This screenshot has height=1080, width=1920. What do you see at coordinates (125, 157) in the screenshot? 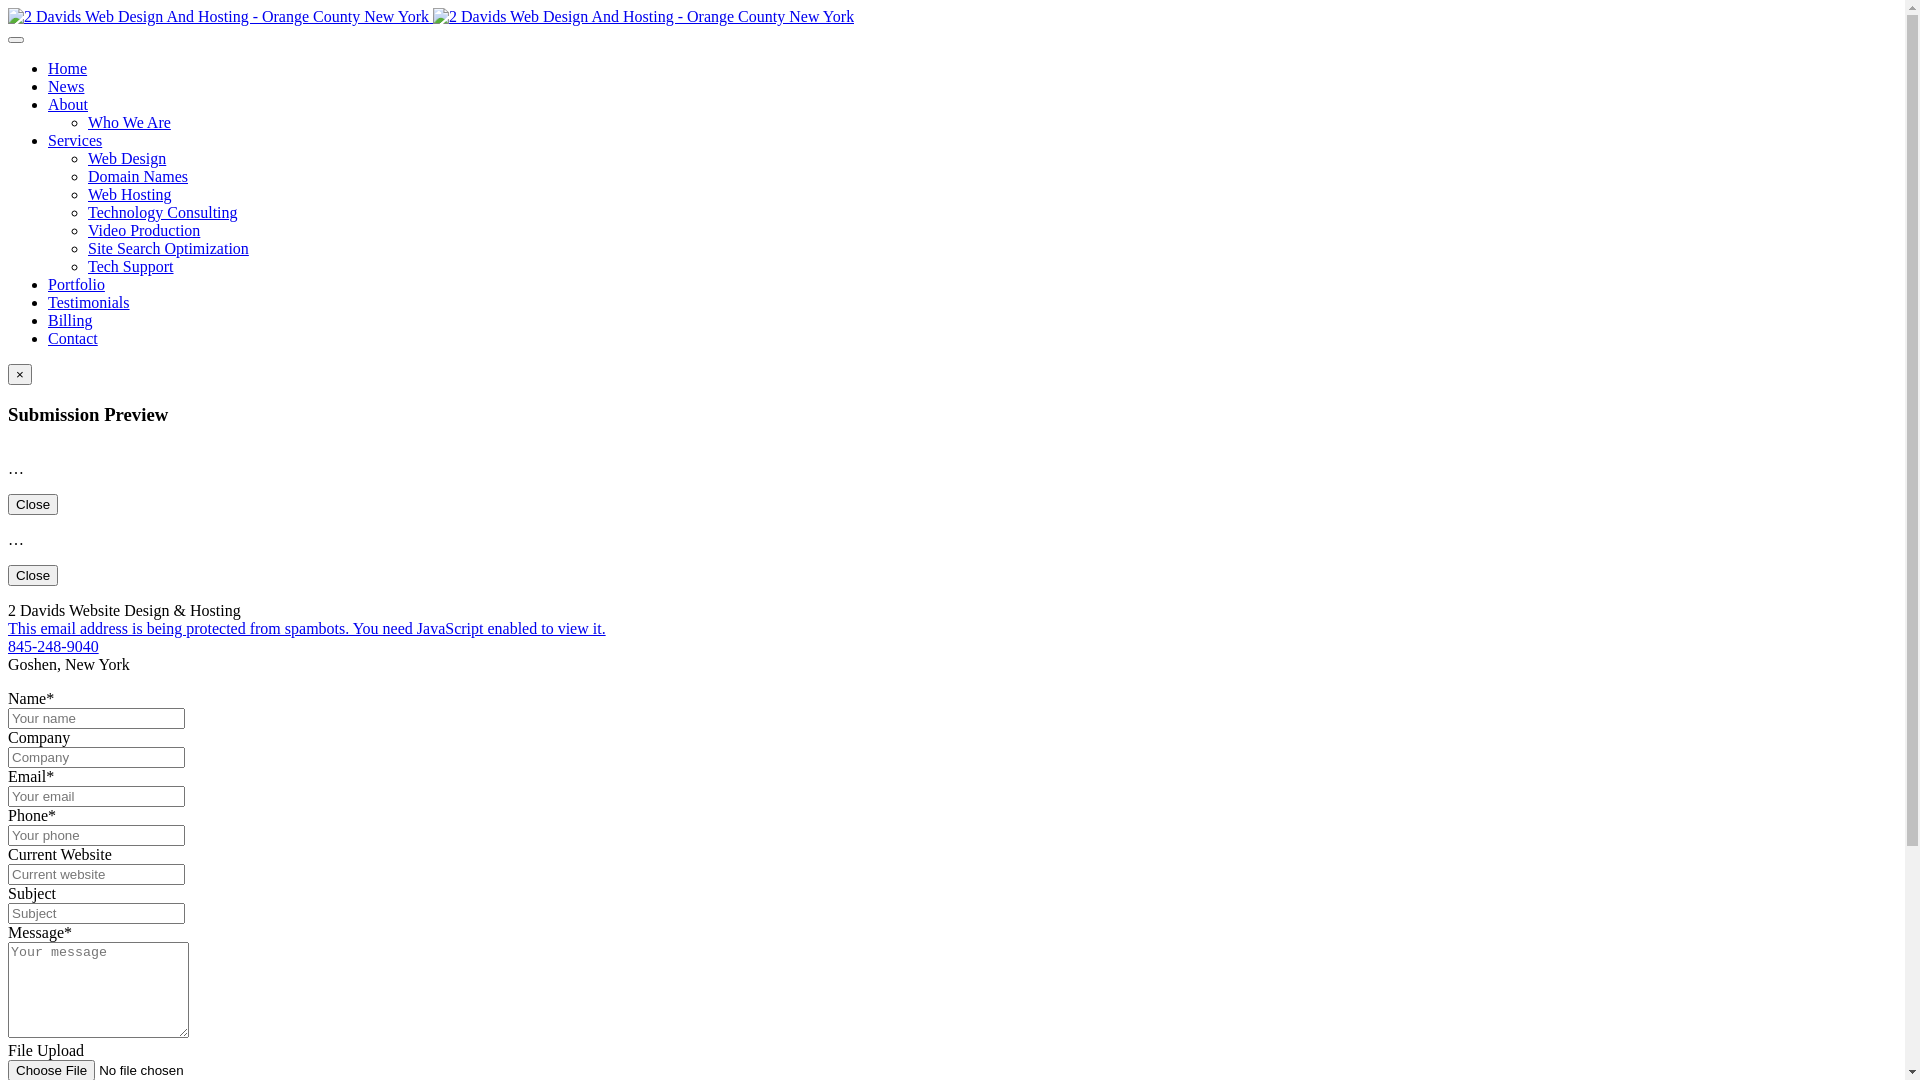
I see `'Web Design'` at bounding box center [125, 157].